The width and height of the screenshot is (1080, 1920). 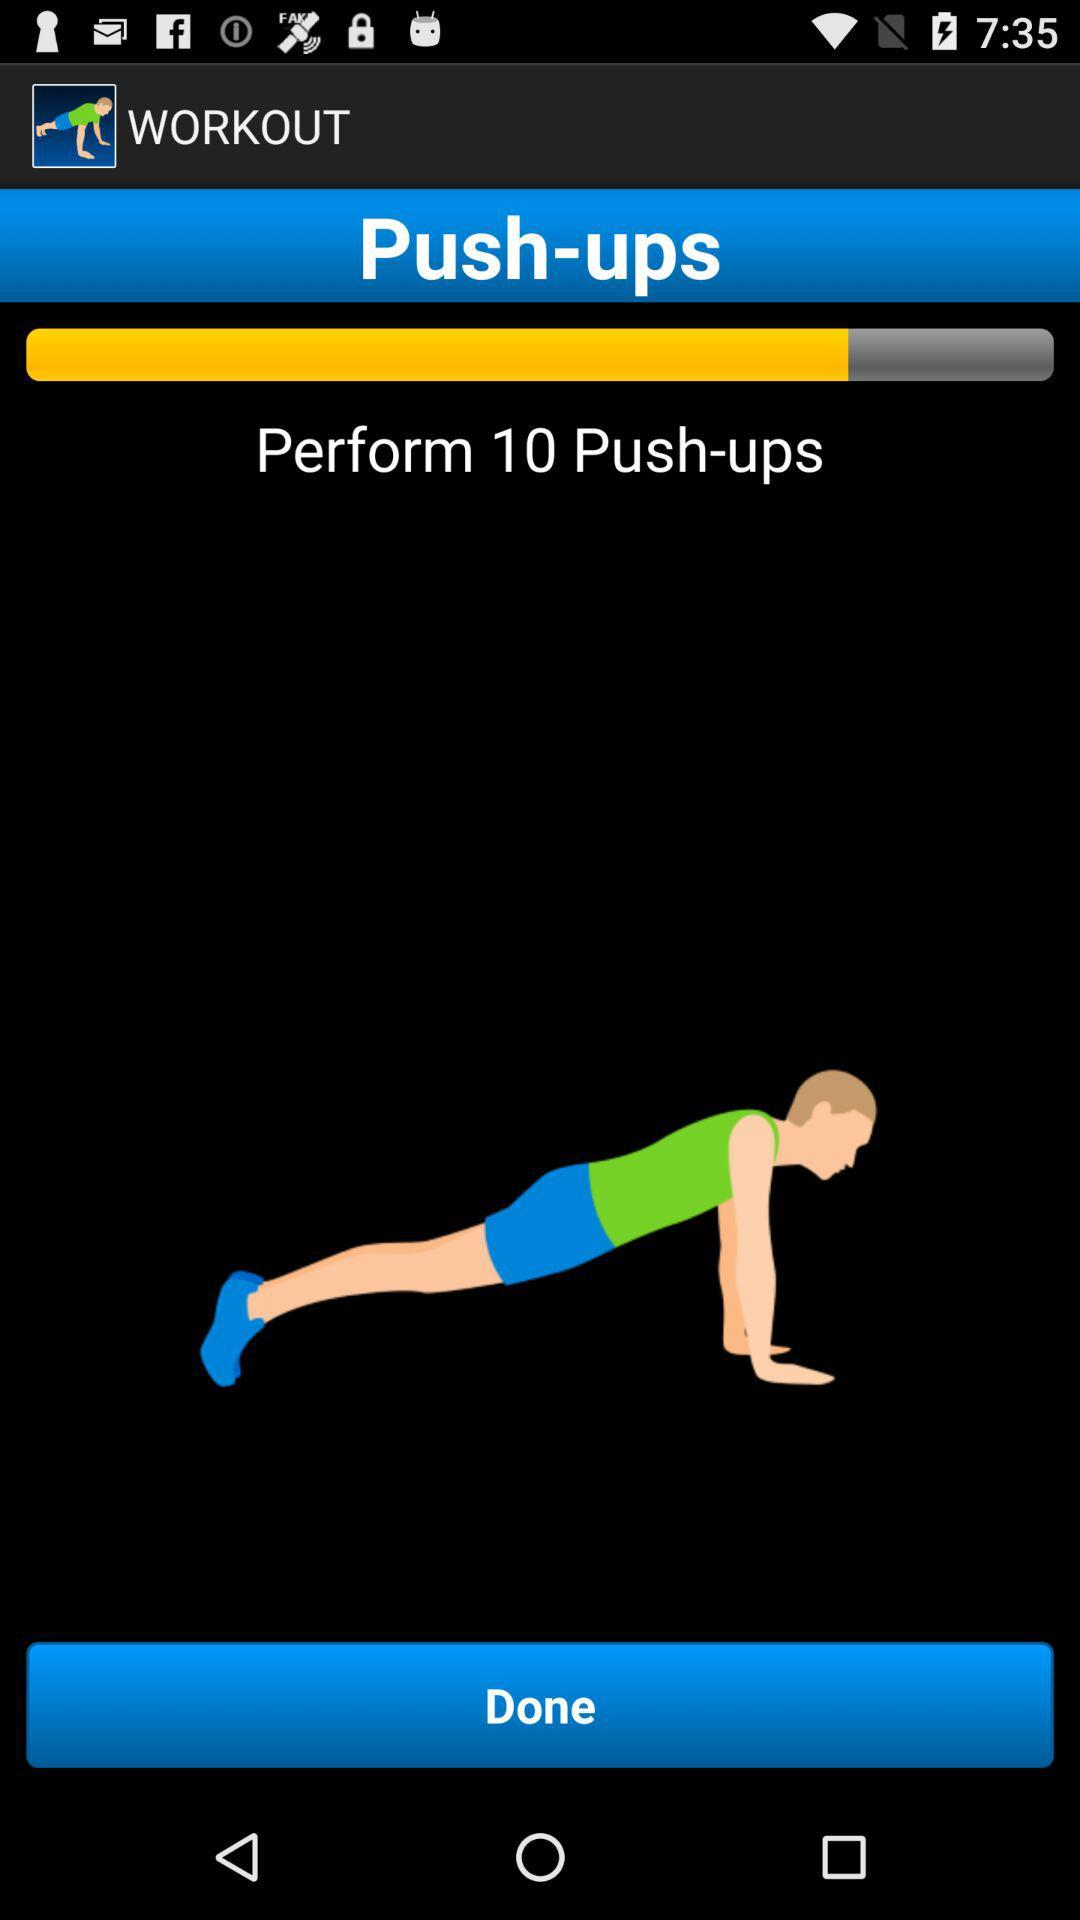 I want to click on the done, so click(x=540, y=1703).